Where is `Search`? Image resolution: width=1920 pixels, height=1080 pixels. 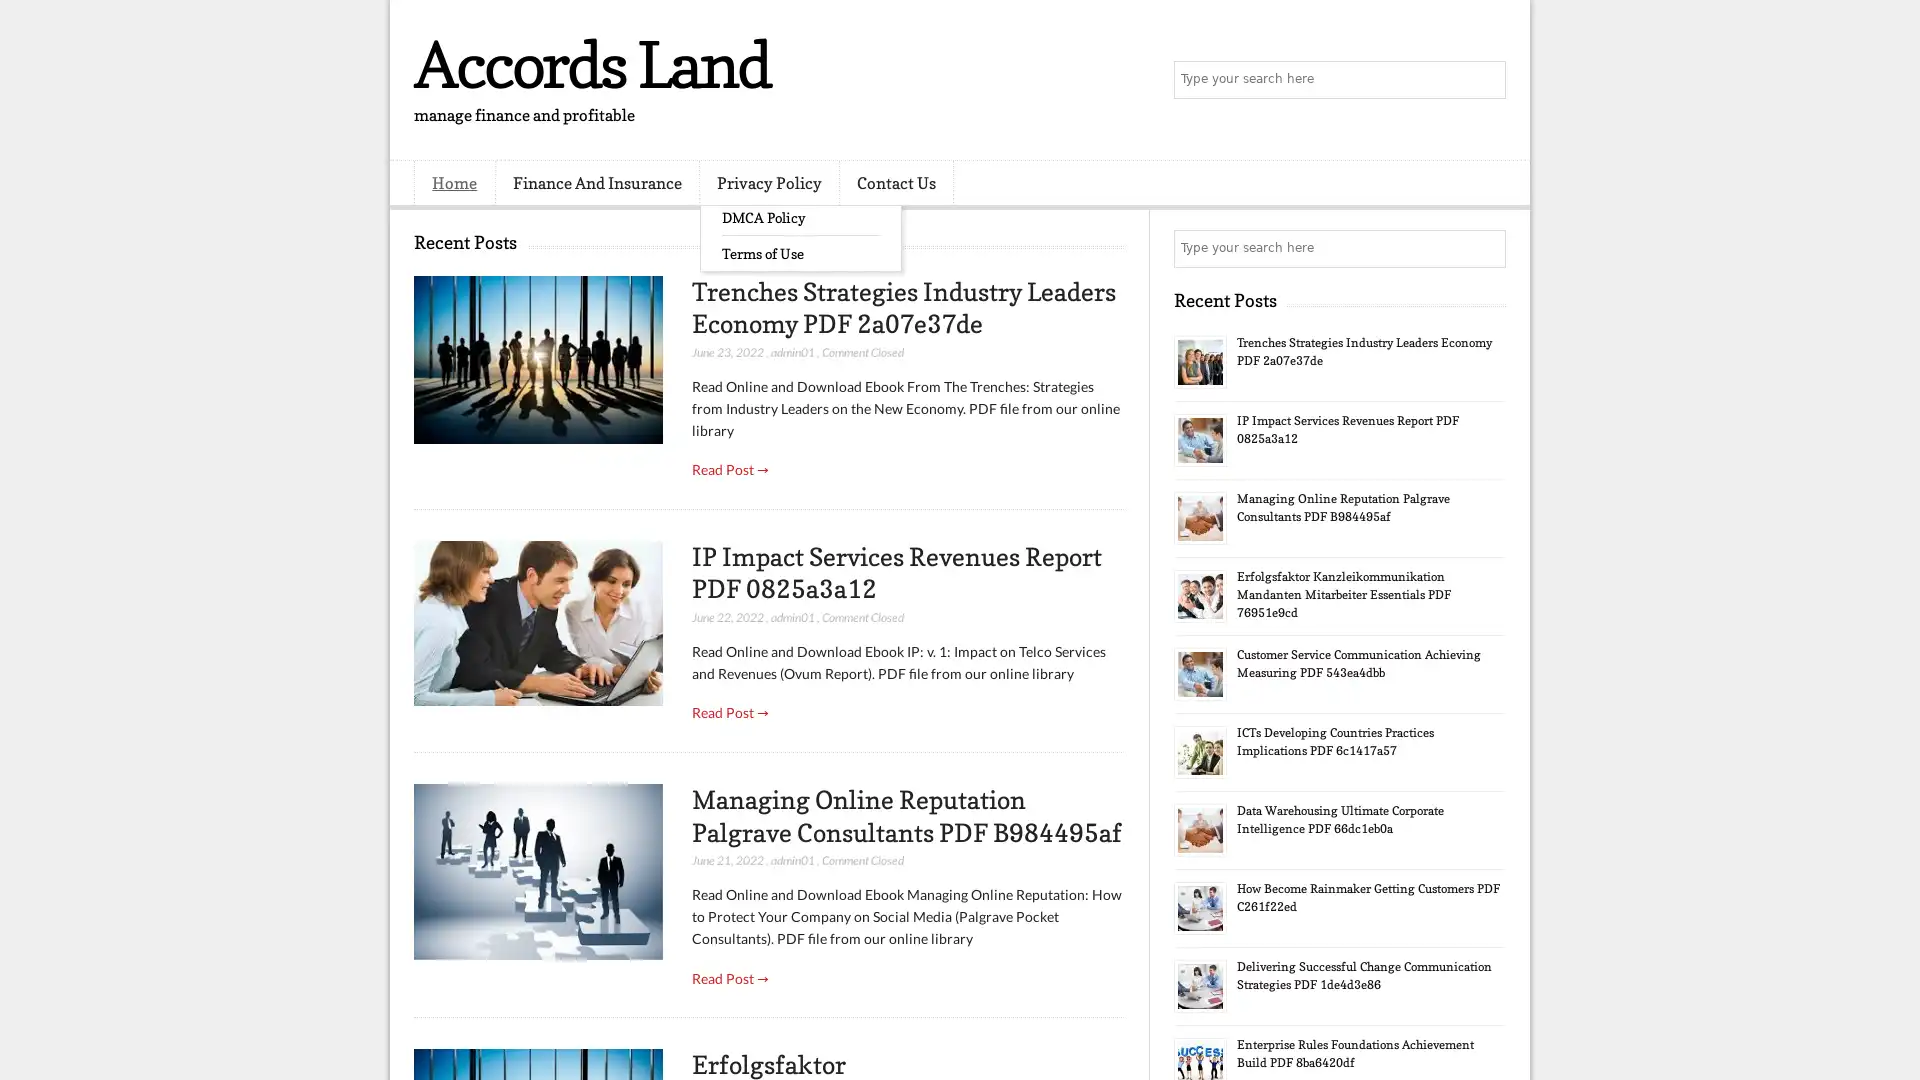
Search is located at coordinates (1485, 248).